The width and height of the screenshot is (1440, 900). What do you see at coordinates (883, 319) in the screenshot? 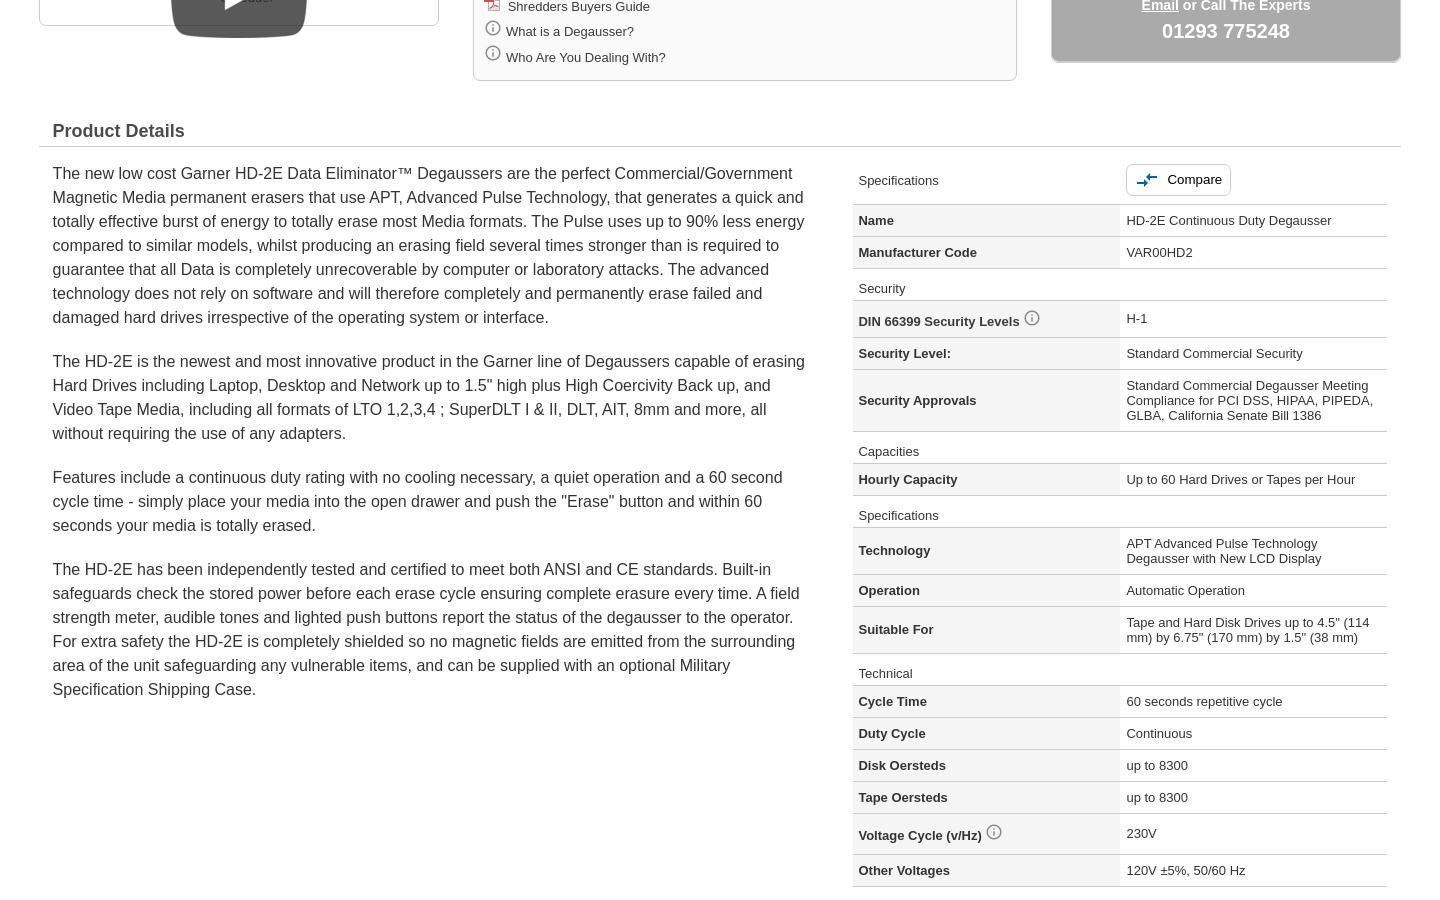
I see `'66399'` at bounding box center [883, 319].